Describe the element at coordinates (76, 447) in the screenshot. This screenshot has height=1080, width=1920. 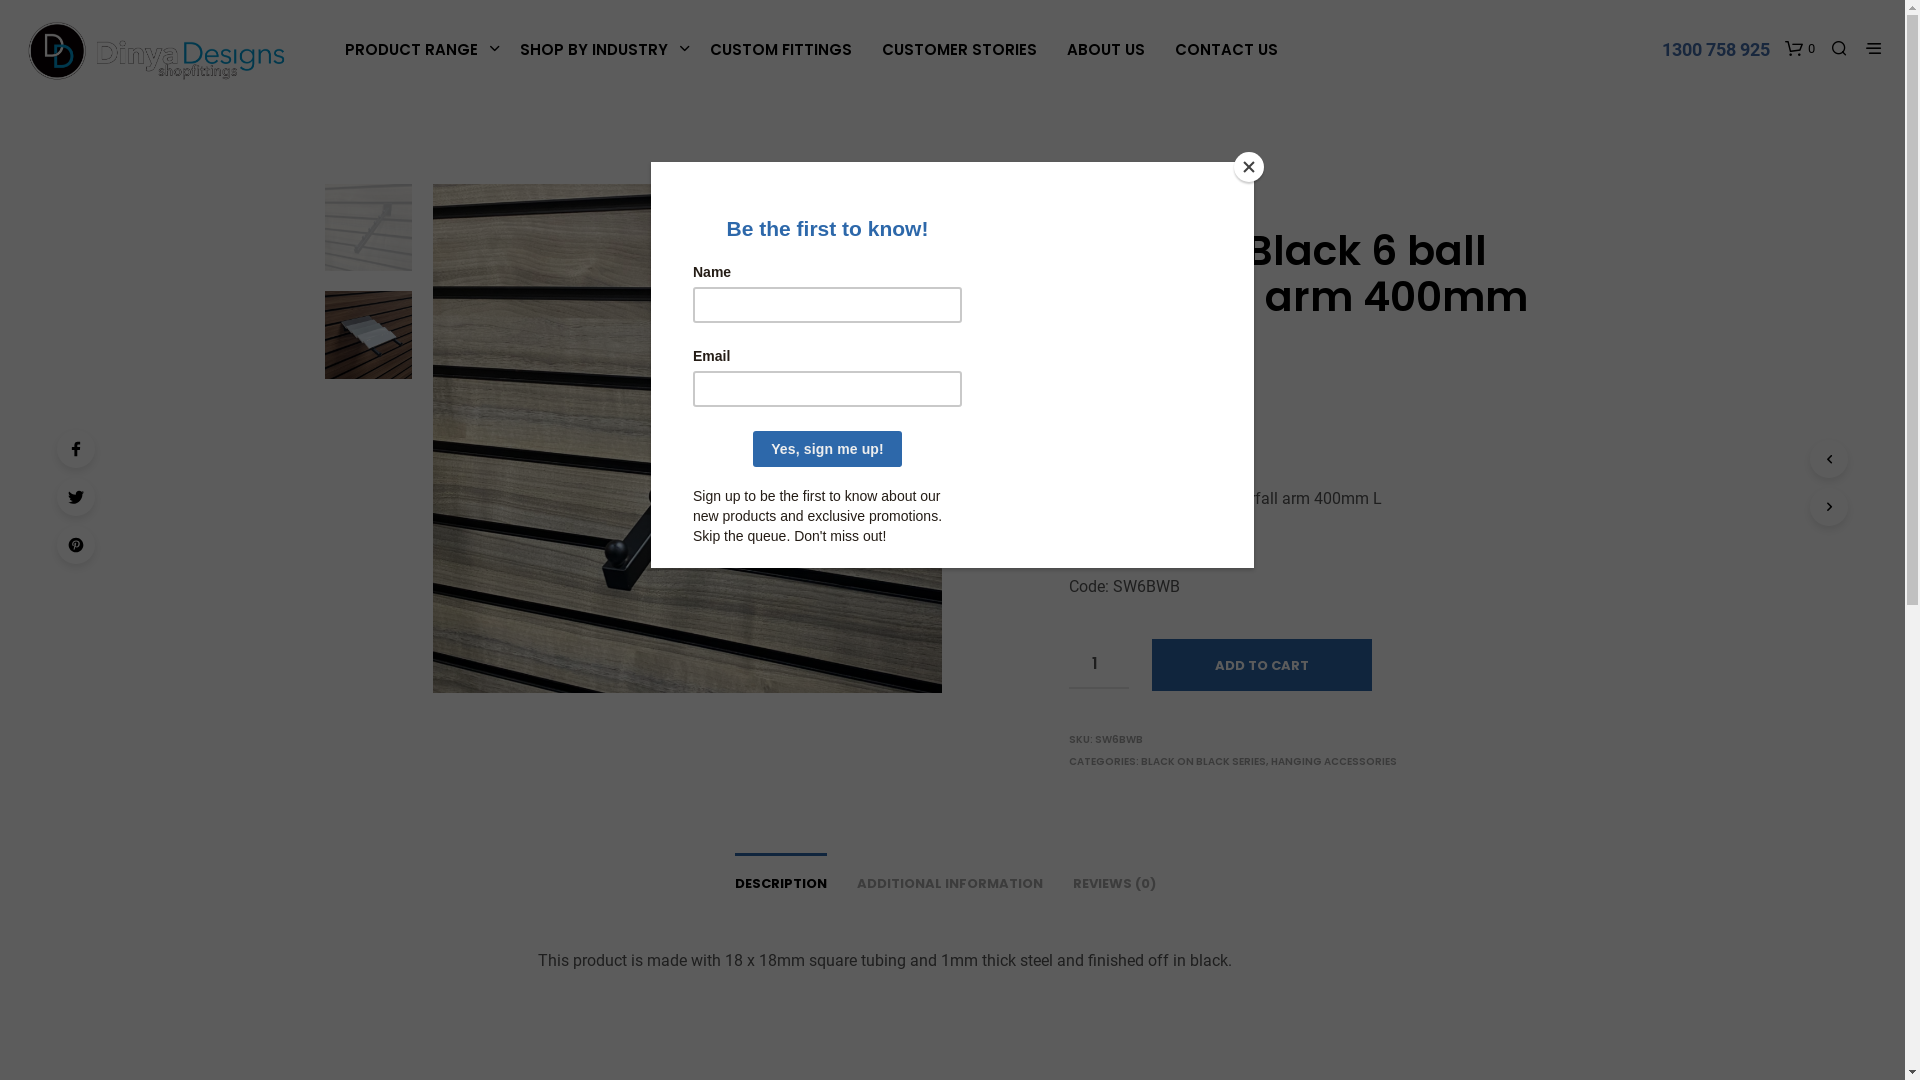
I see `'Facebook'` at that location.